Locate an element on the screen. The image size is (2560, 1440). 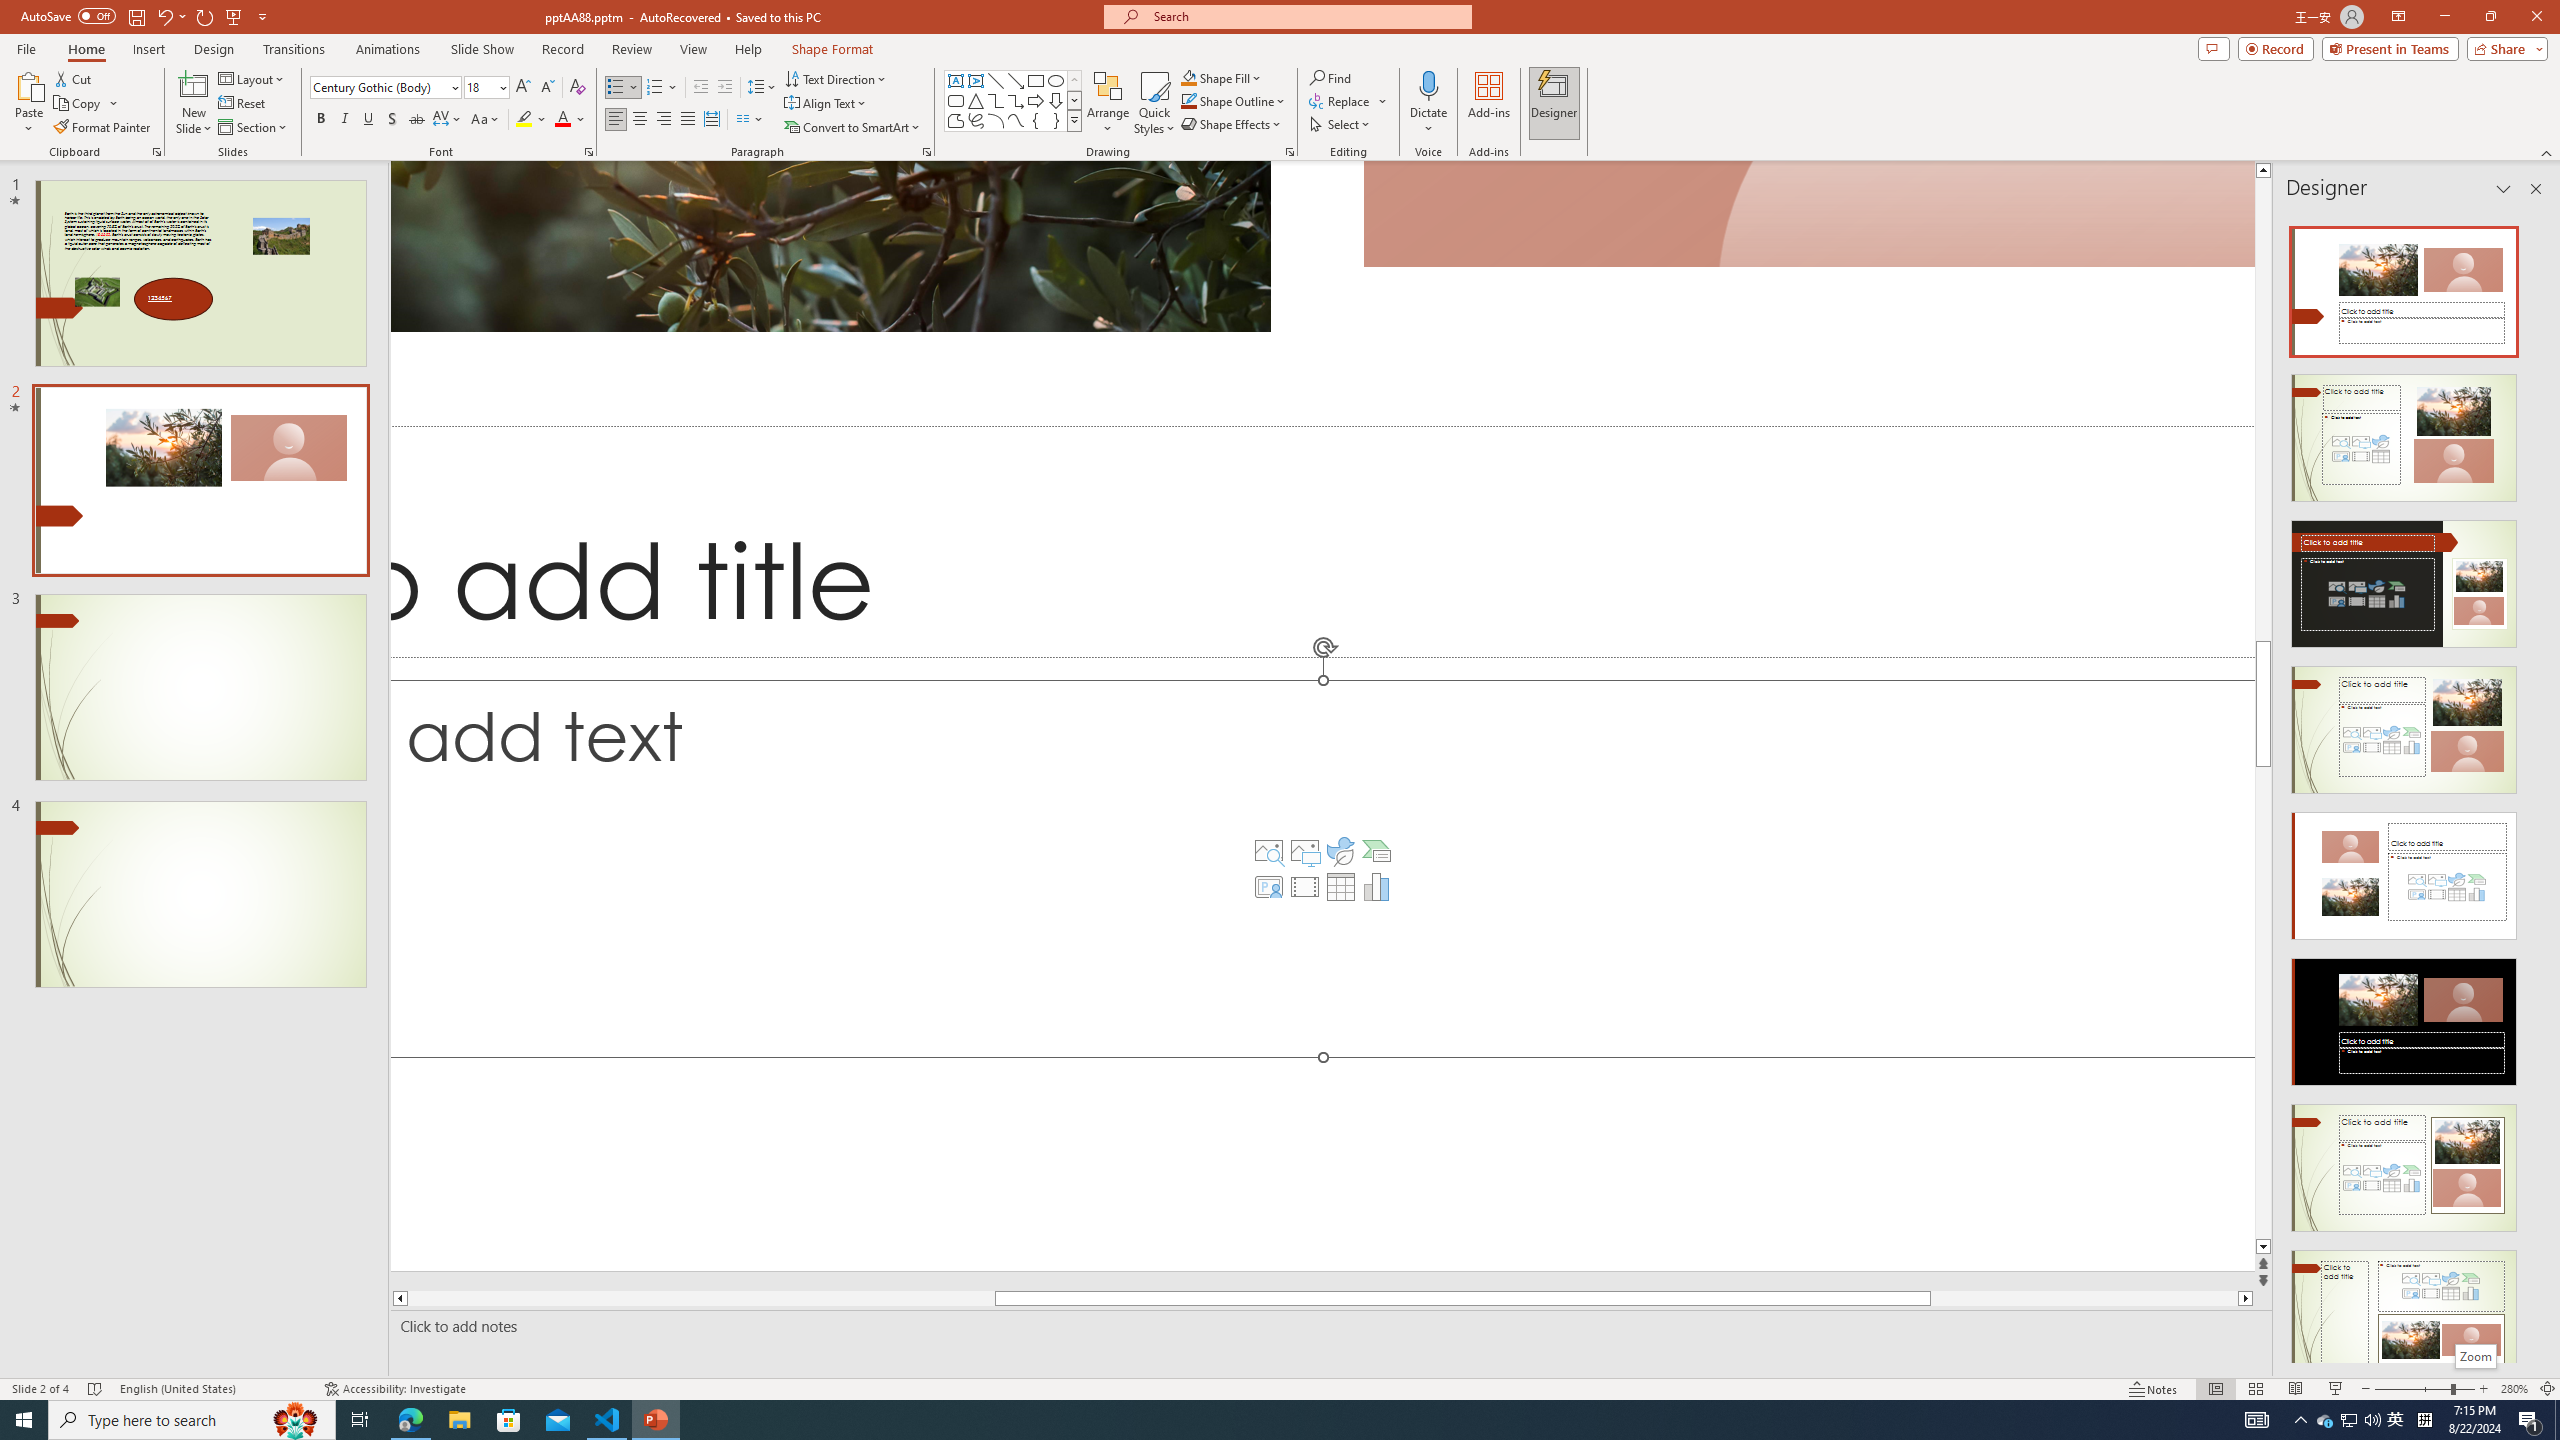
'Task Pane Options' is located at coordinates (2502, 188).